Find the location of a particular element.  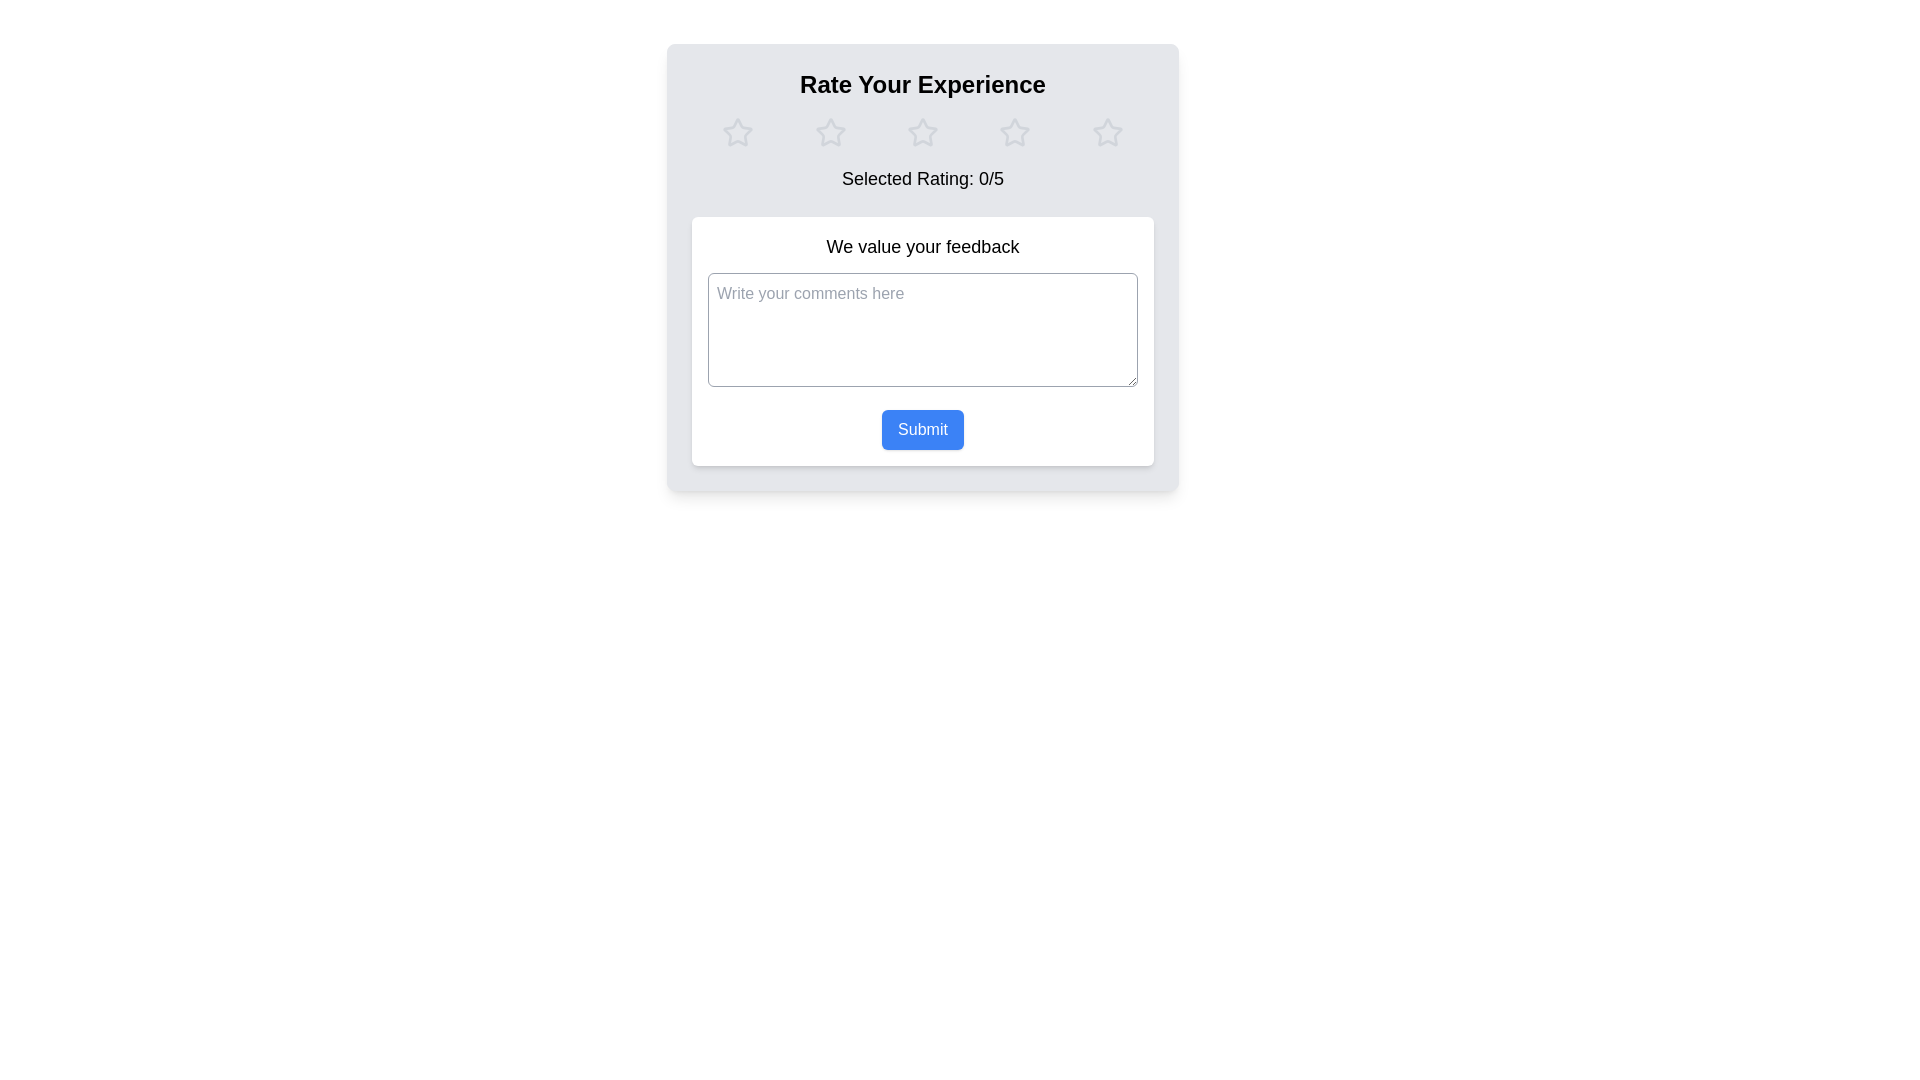

the fifth star in the rating system to give a 5-star rating is located at coordinates (1106, 132).